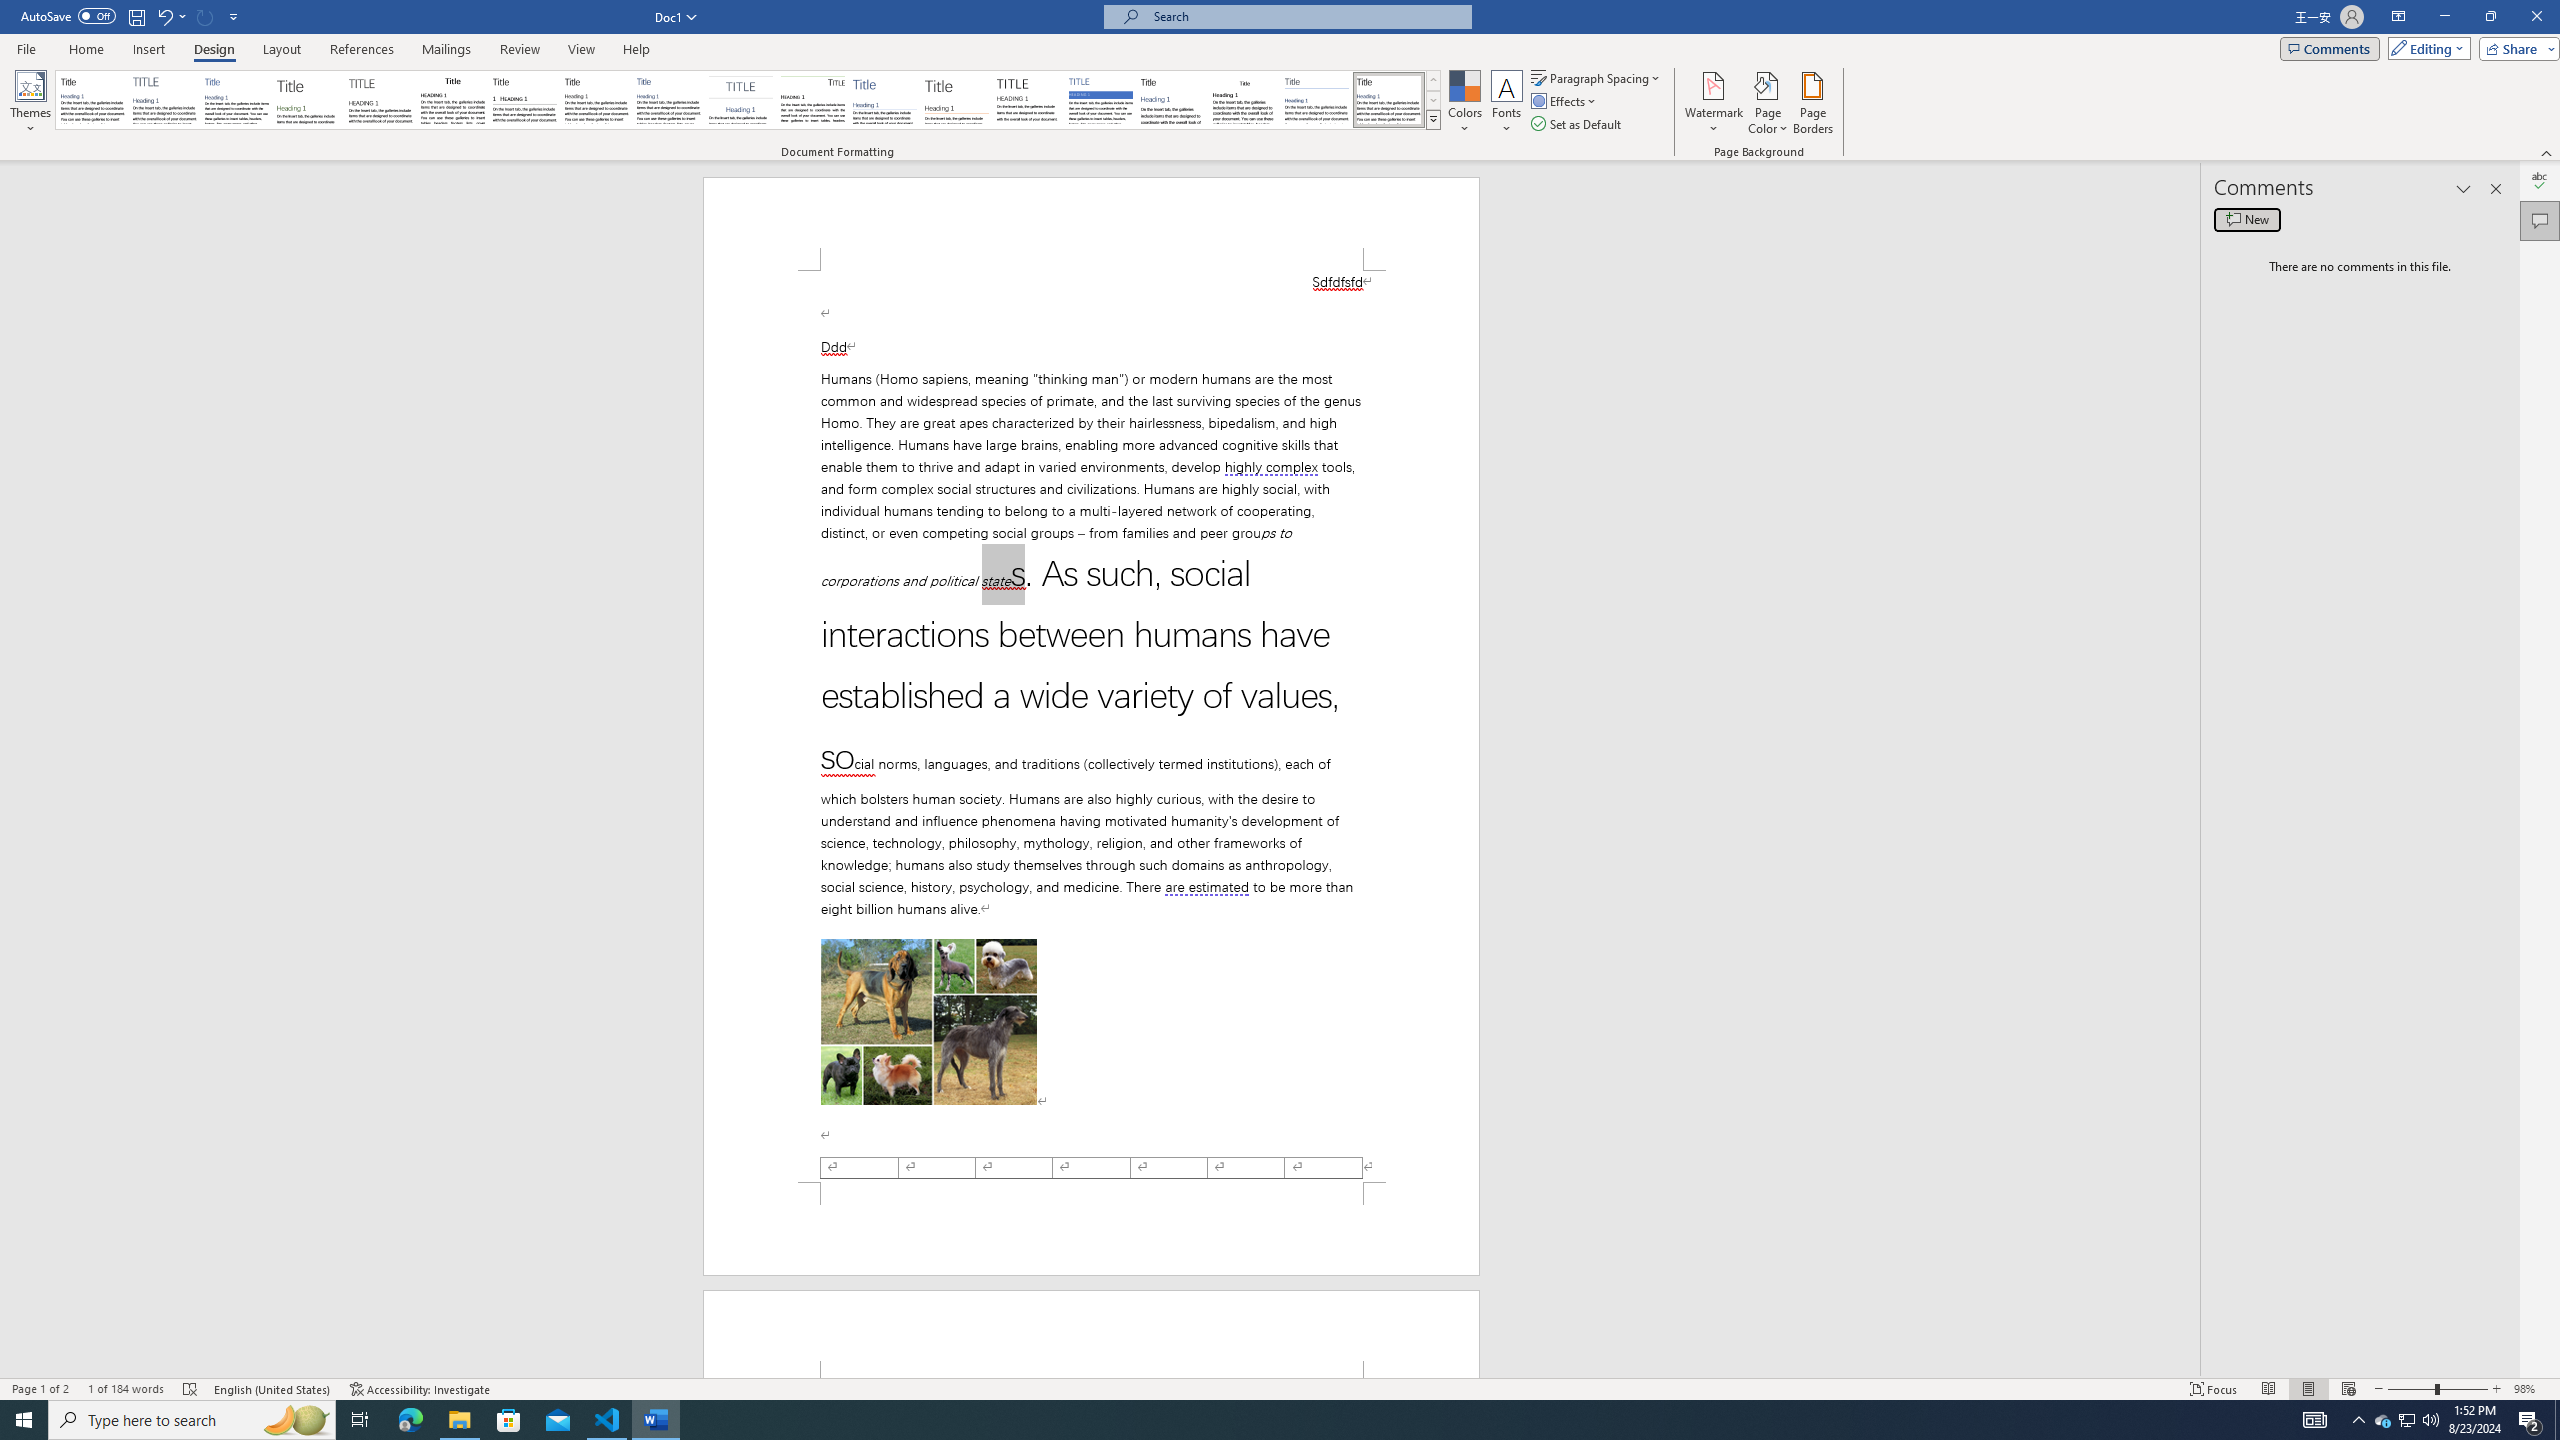 The width and height of the screenshot is (2560, 1440). I want to click on 'Word 2010', so click(1316, 99).